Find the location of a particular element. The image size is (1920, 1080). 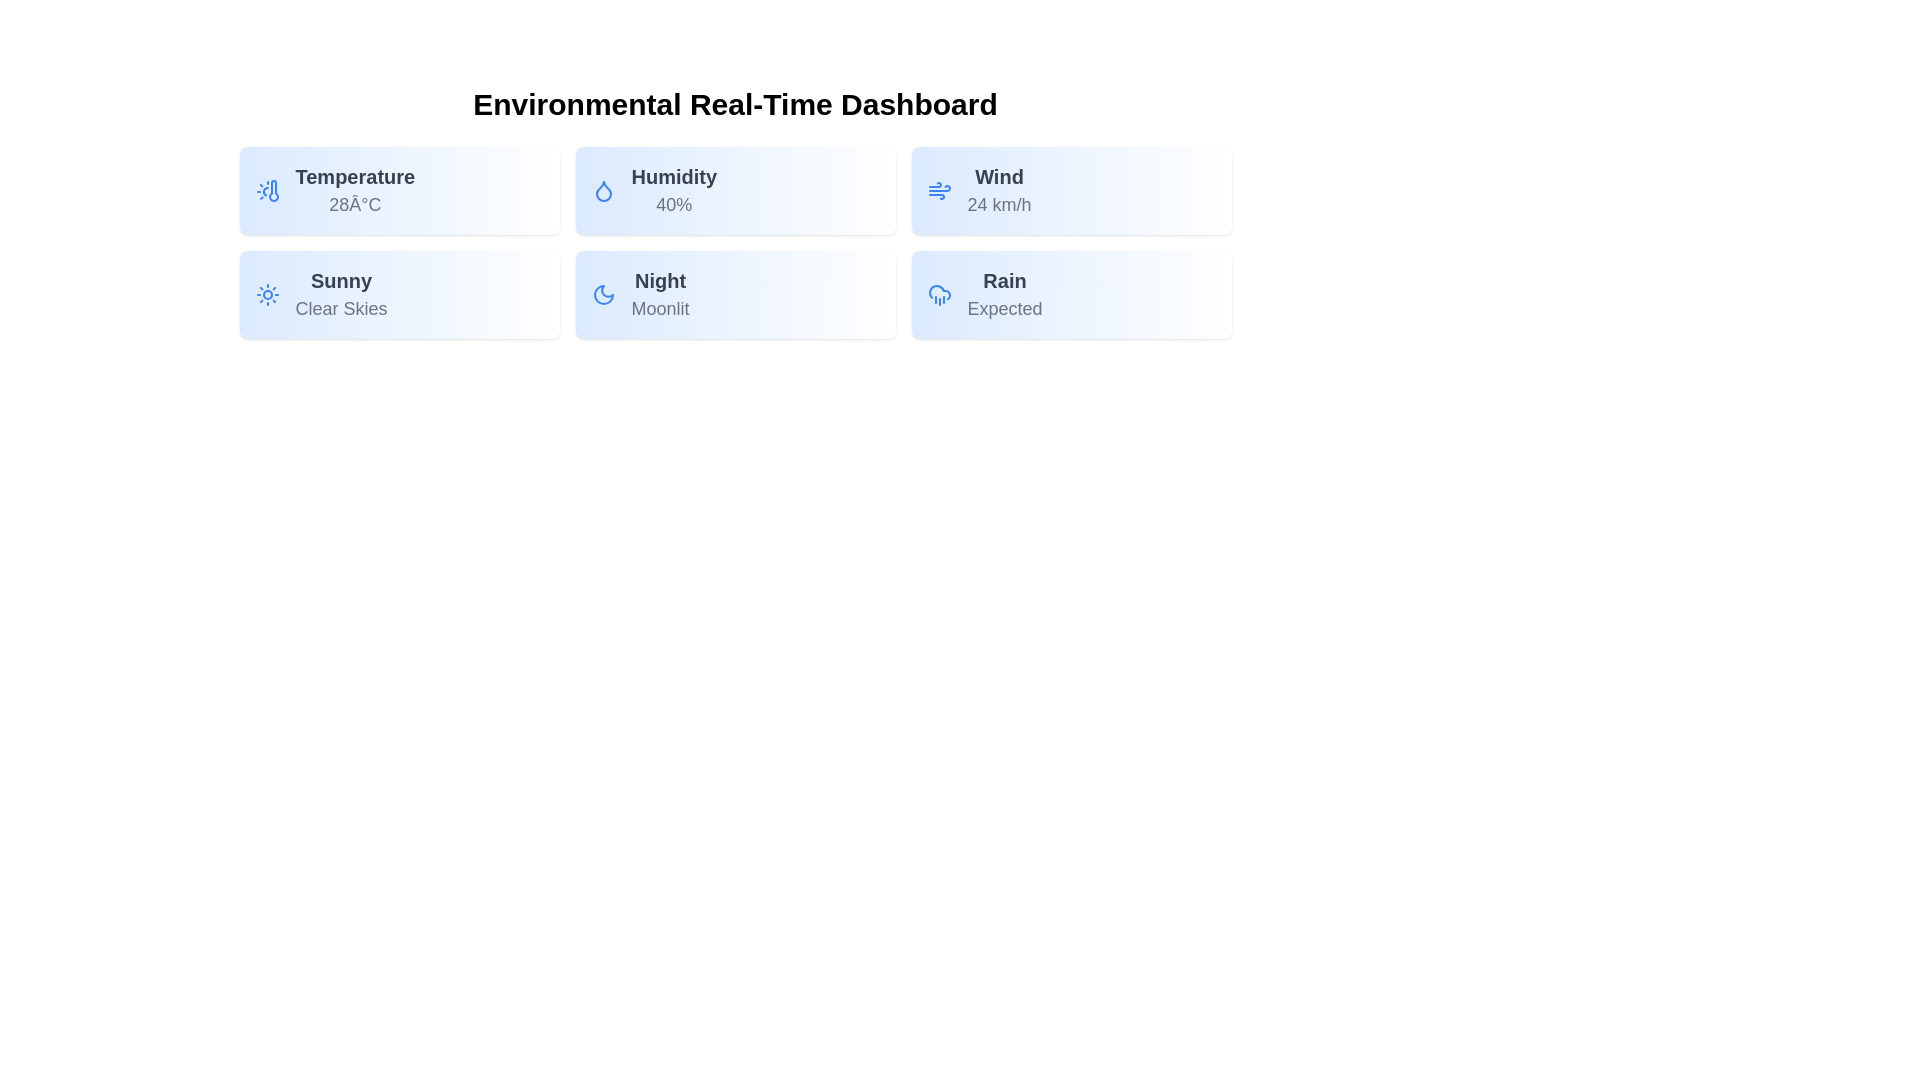

the Informative card displaying sunny weather information, located in the second row and first column of the grid layout is located at coordinates (399, 294).